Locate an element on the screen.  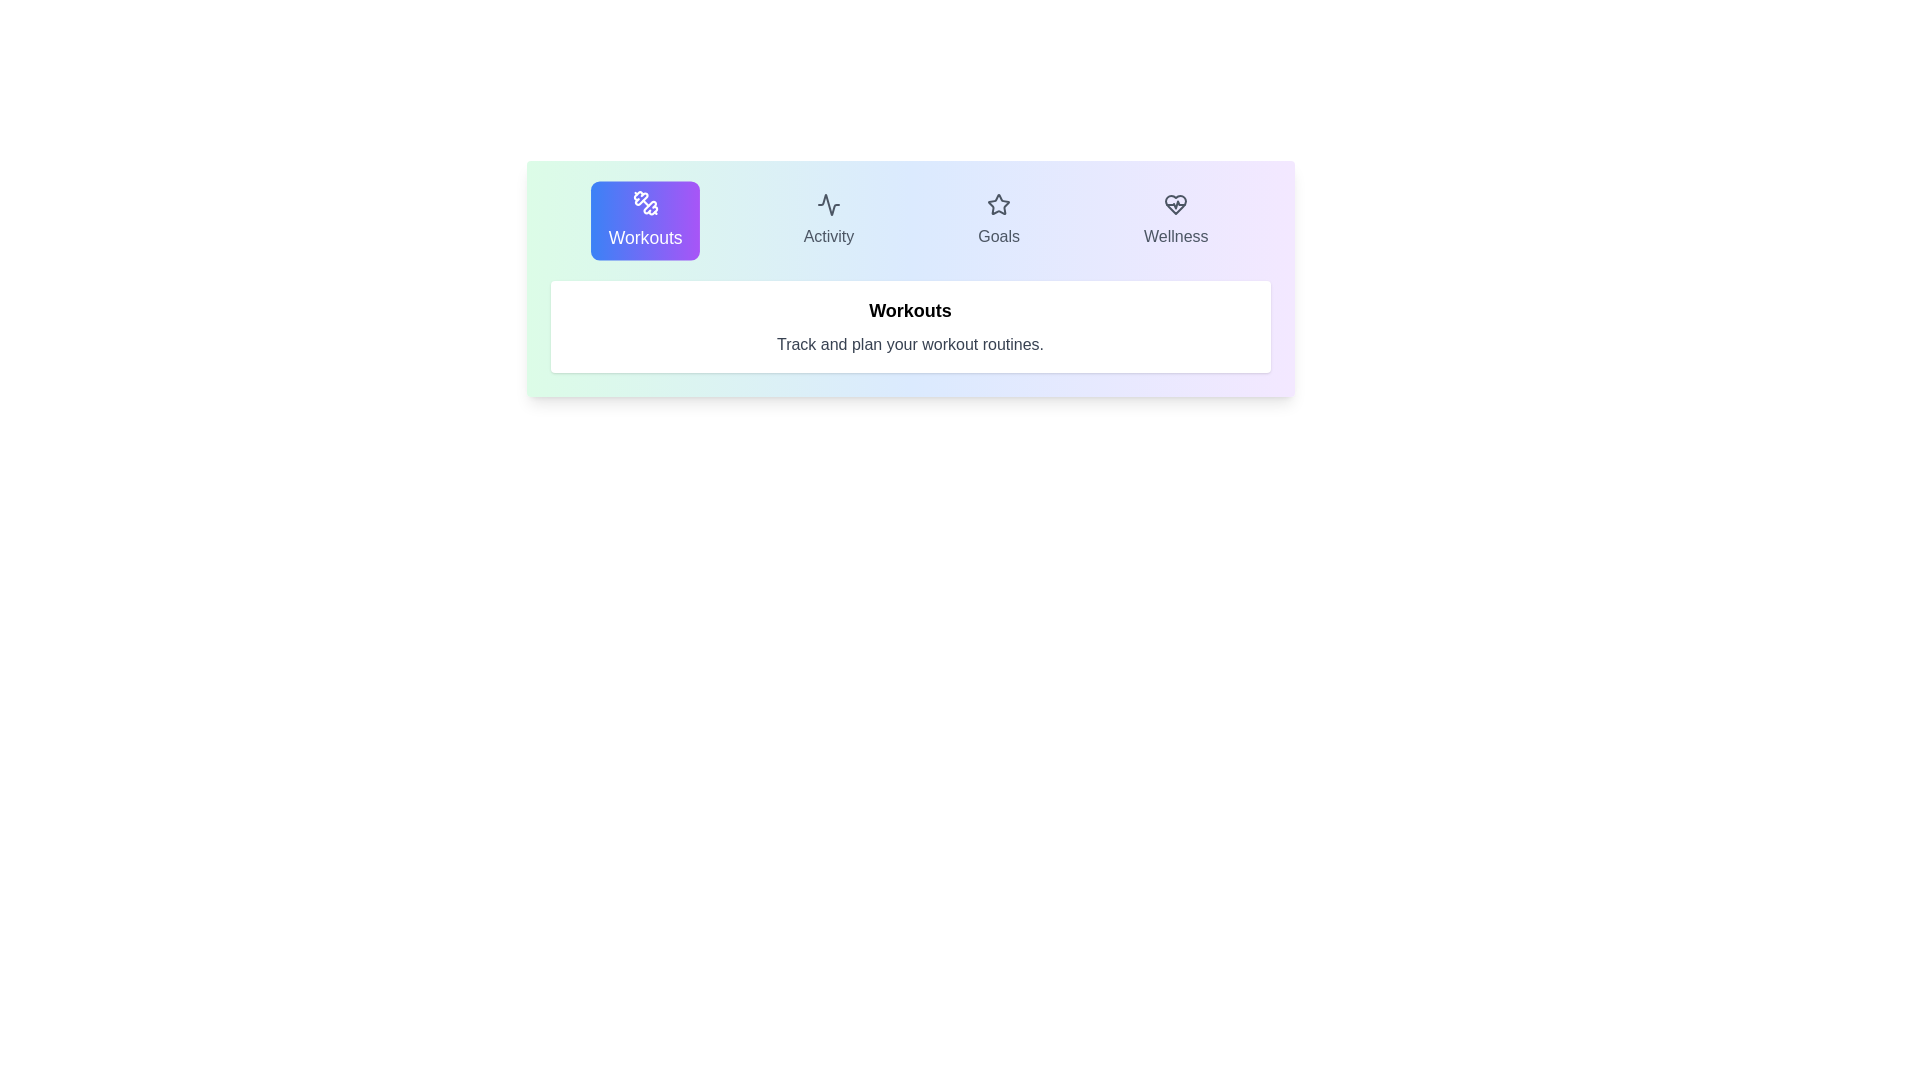
the 'Goals' icon located within the SVG graphic, positioned between the 'Activity' and 'Wellness' icons at the top of the interface is located at coordinates (999, 204).